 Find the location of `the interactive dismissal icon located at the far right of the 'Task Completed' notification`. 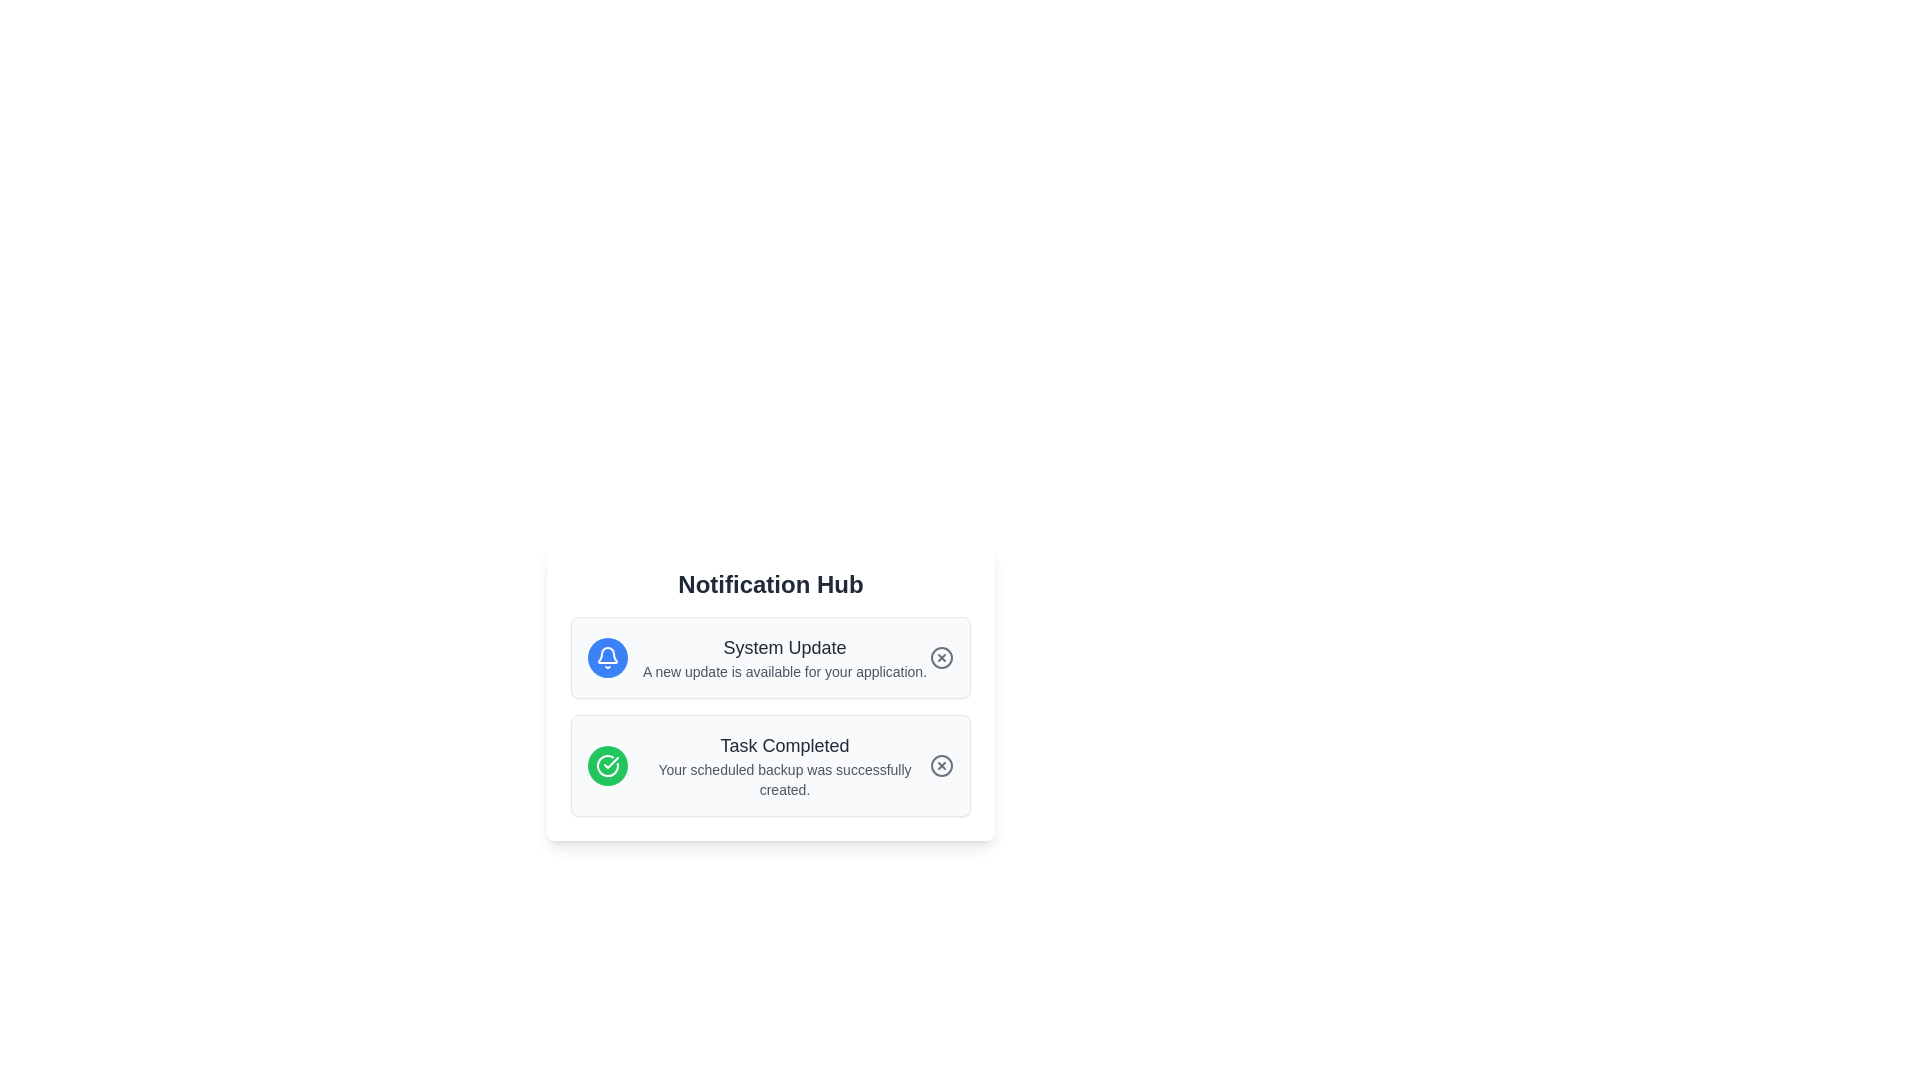

the interactive dismissal icon located at the far right of the 'Task Completed' notification is located at coordinates (940, 765).